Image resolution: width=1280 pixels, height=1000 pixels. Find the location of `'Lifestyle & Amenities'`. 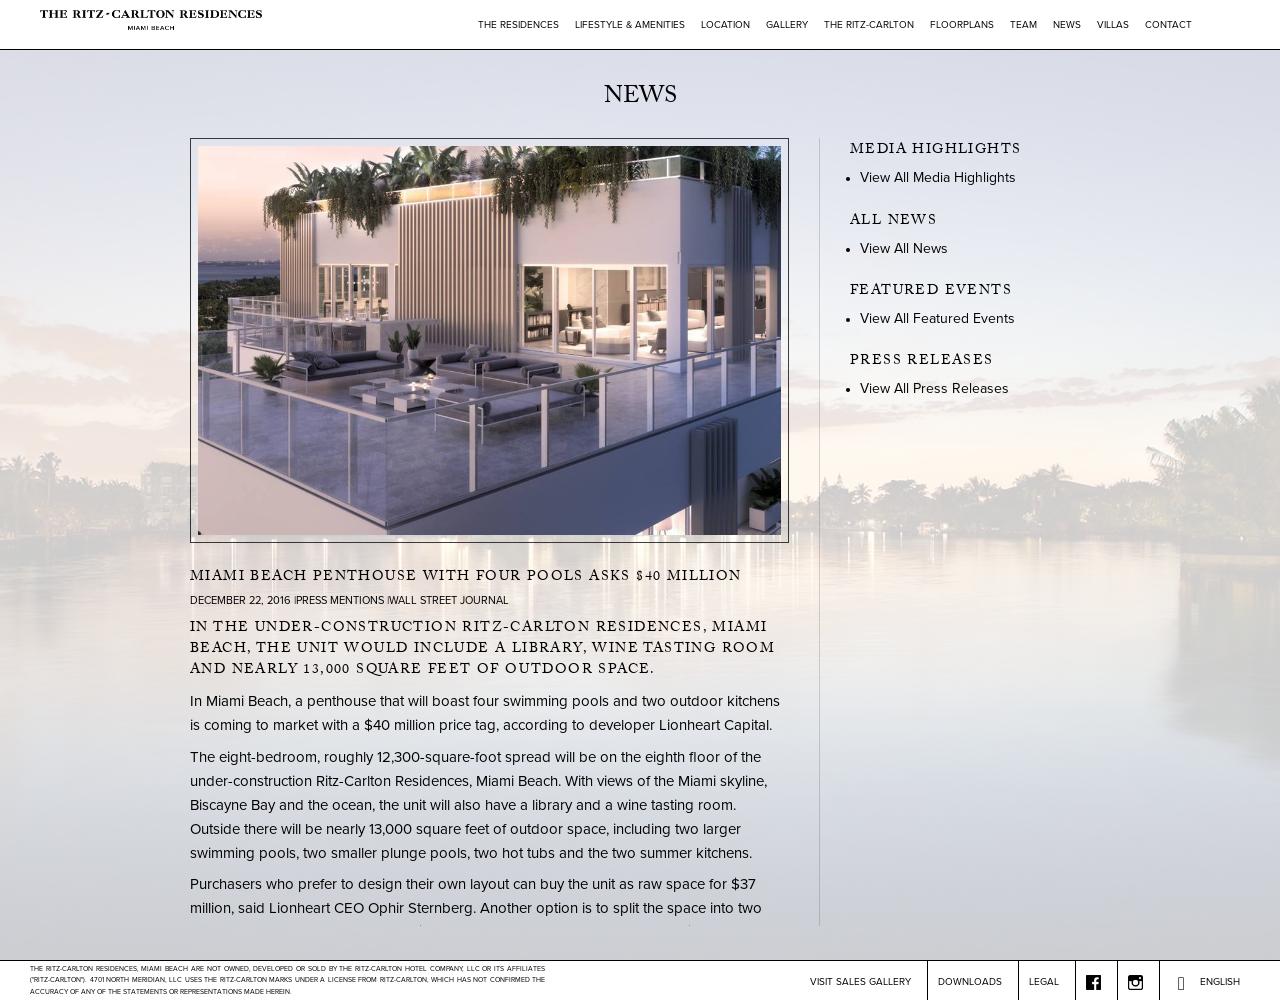

'Lifestyle & Amenities' is located at coordinates (629, 25).